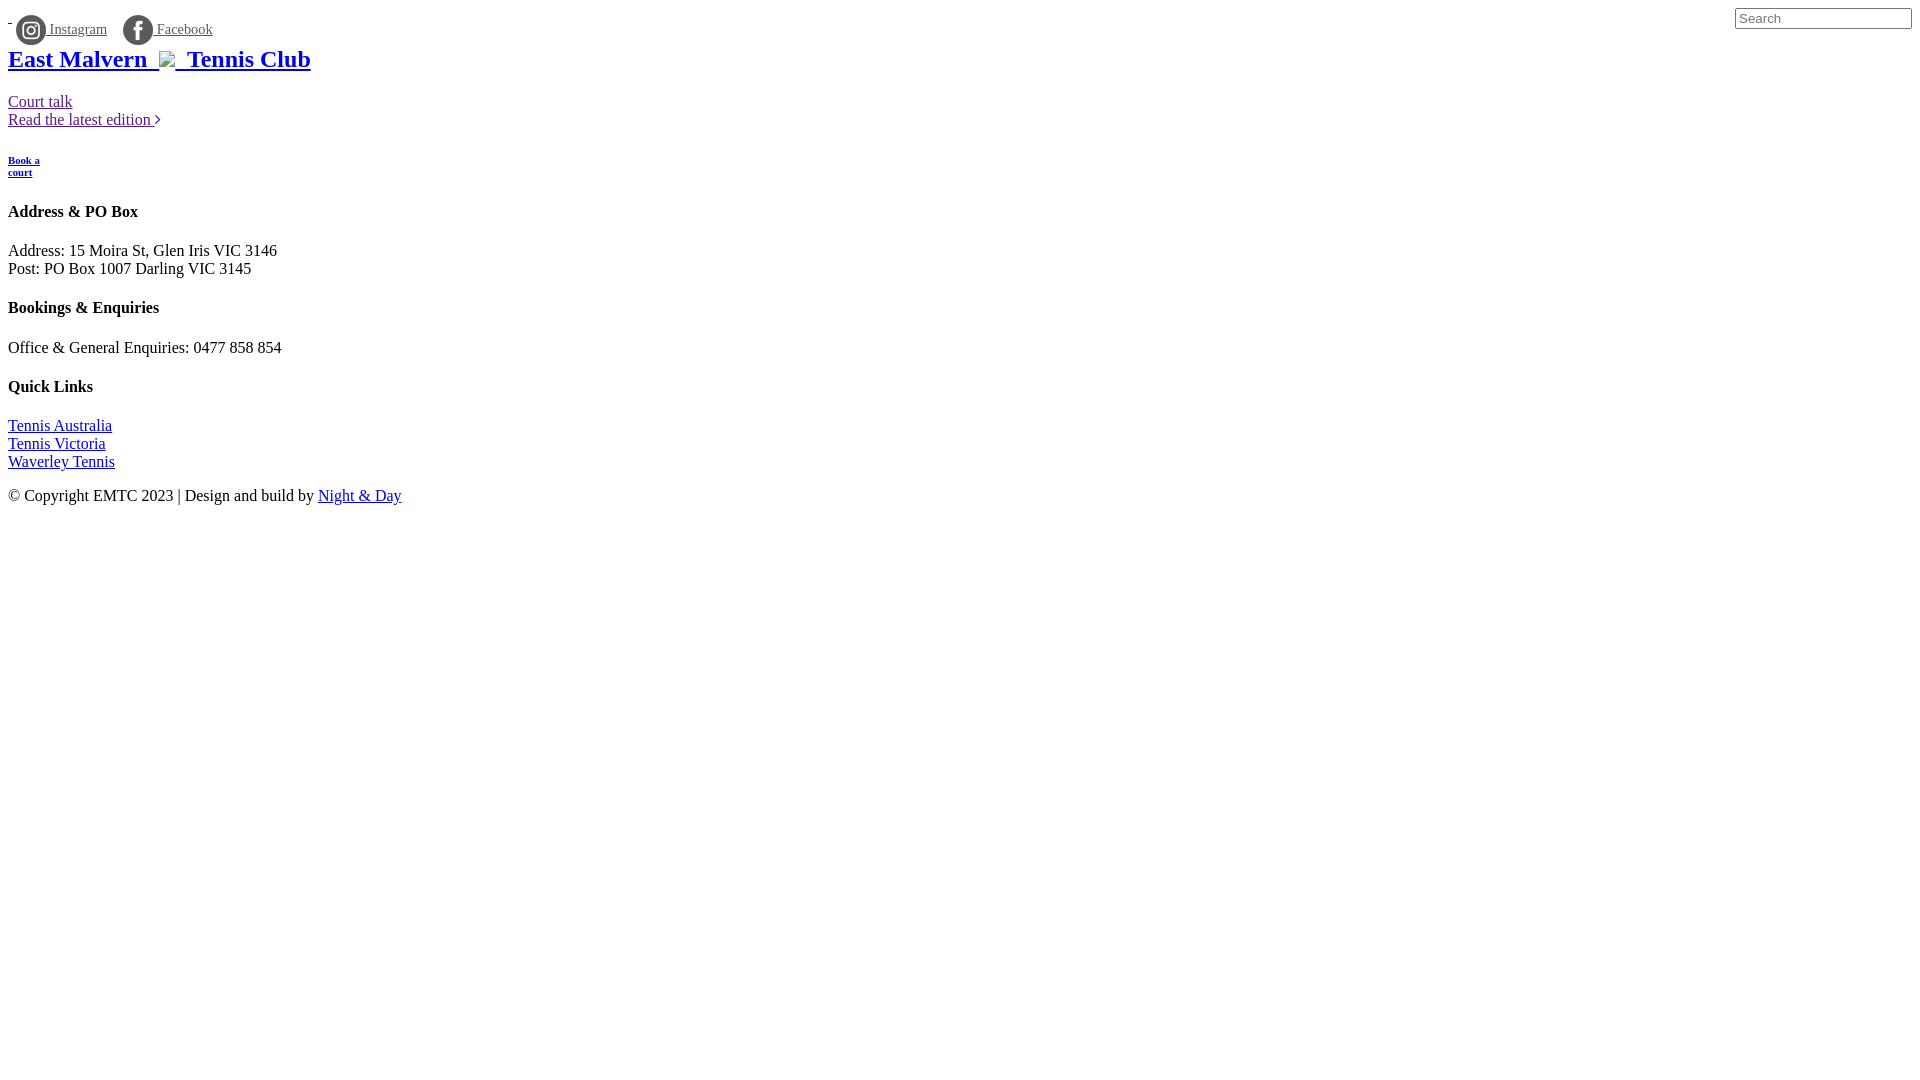 This screenshot has height=1080, width=1920. Describe the element at coordinates (83, 110) in the screenshot. I see `'Court talk` at that location.